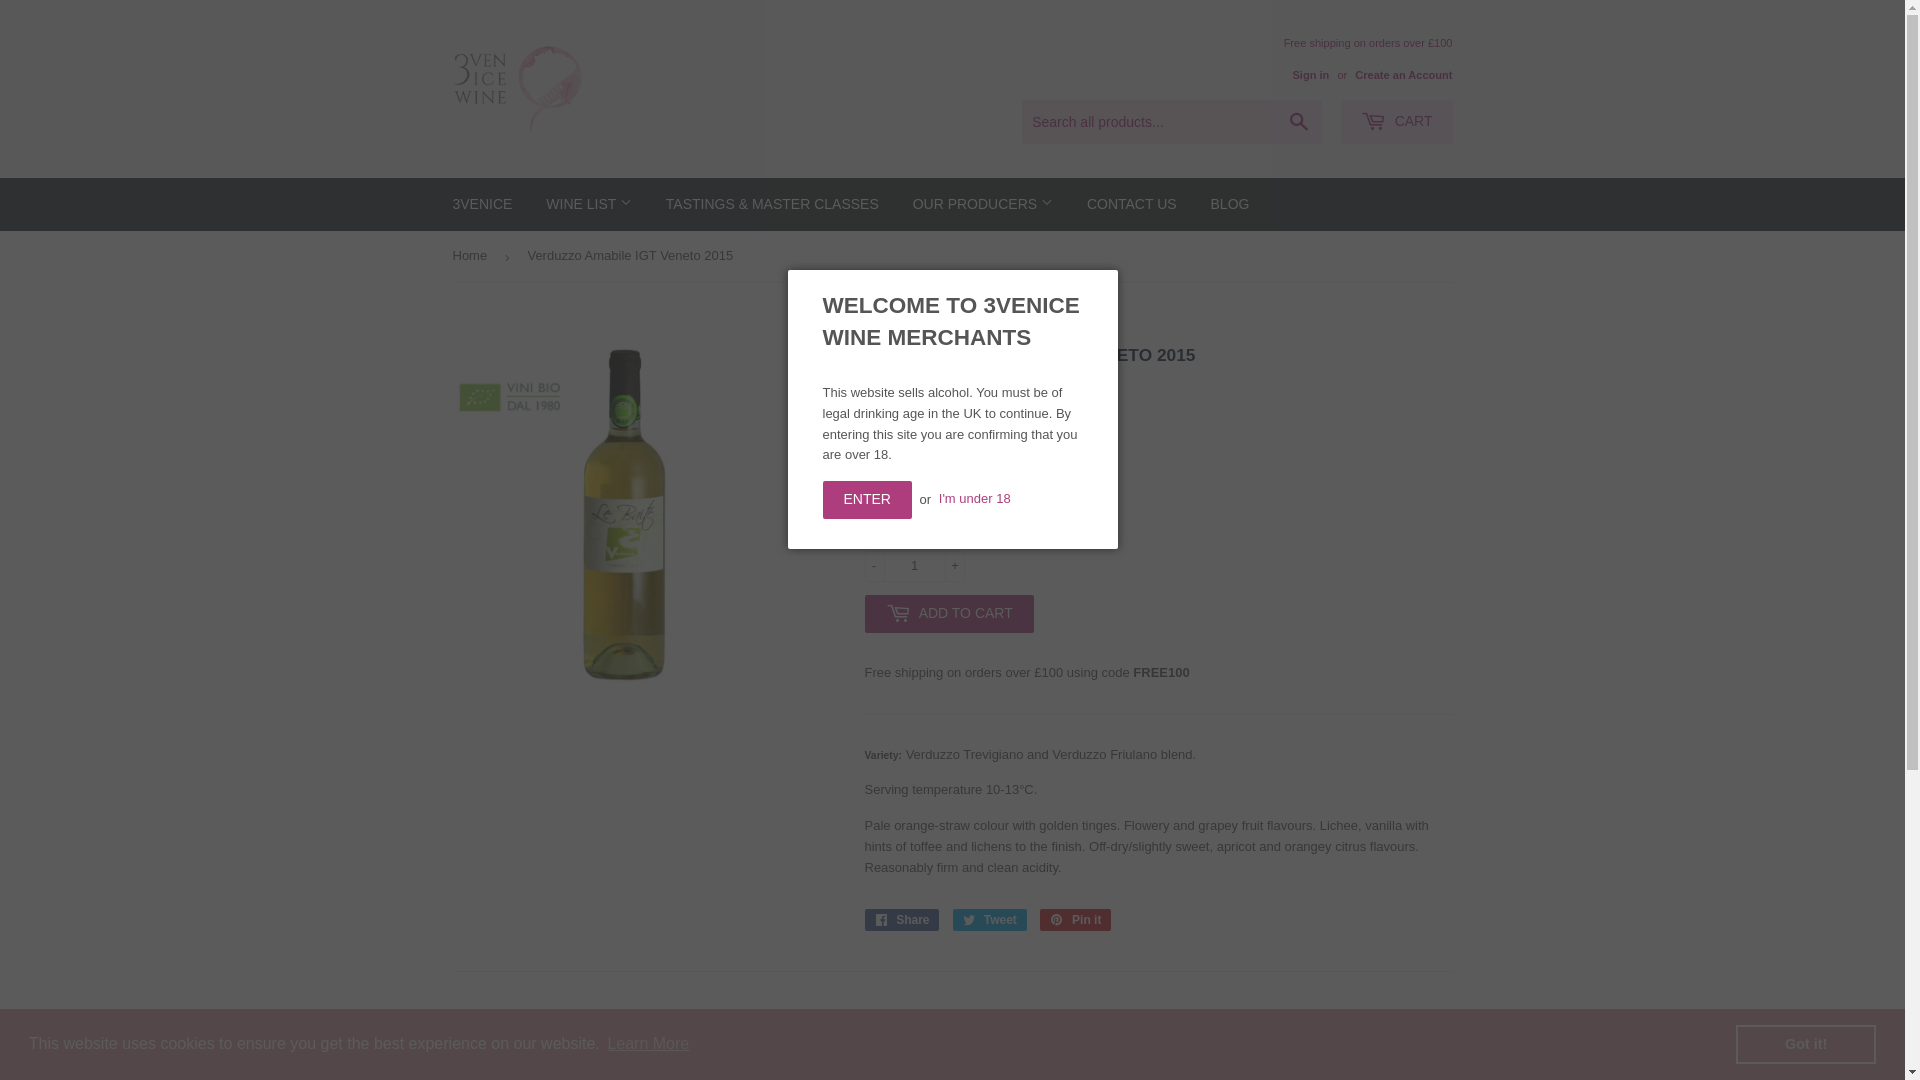 This screenshot has height=1080, width=1920. Describe the element at coordinates (588, 204) in the screenshot. I see `'WINE LIST'` at that location.